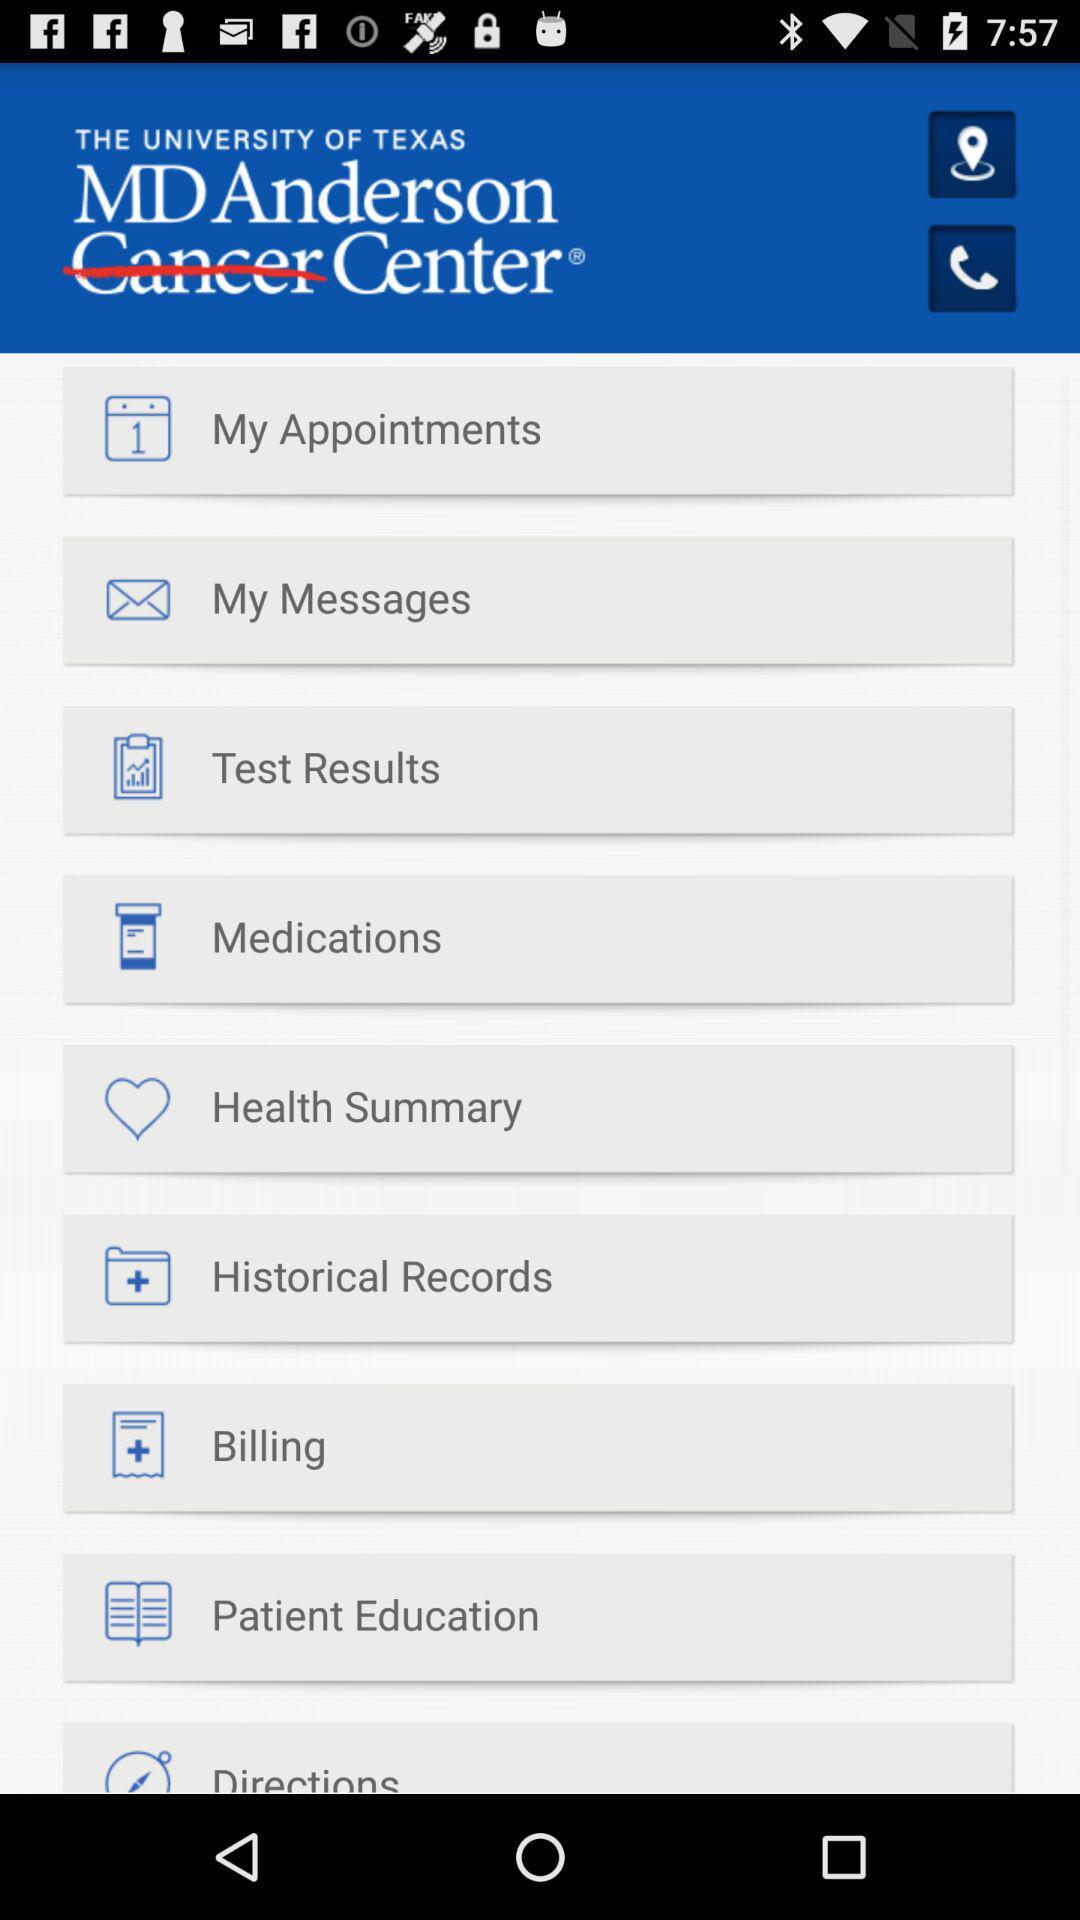 Image resolution: width=1080 pixels, height=1920 pixels. I want to click on the item below the my appointments, so click(266, 606).